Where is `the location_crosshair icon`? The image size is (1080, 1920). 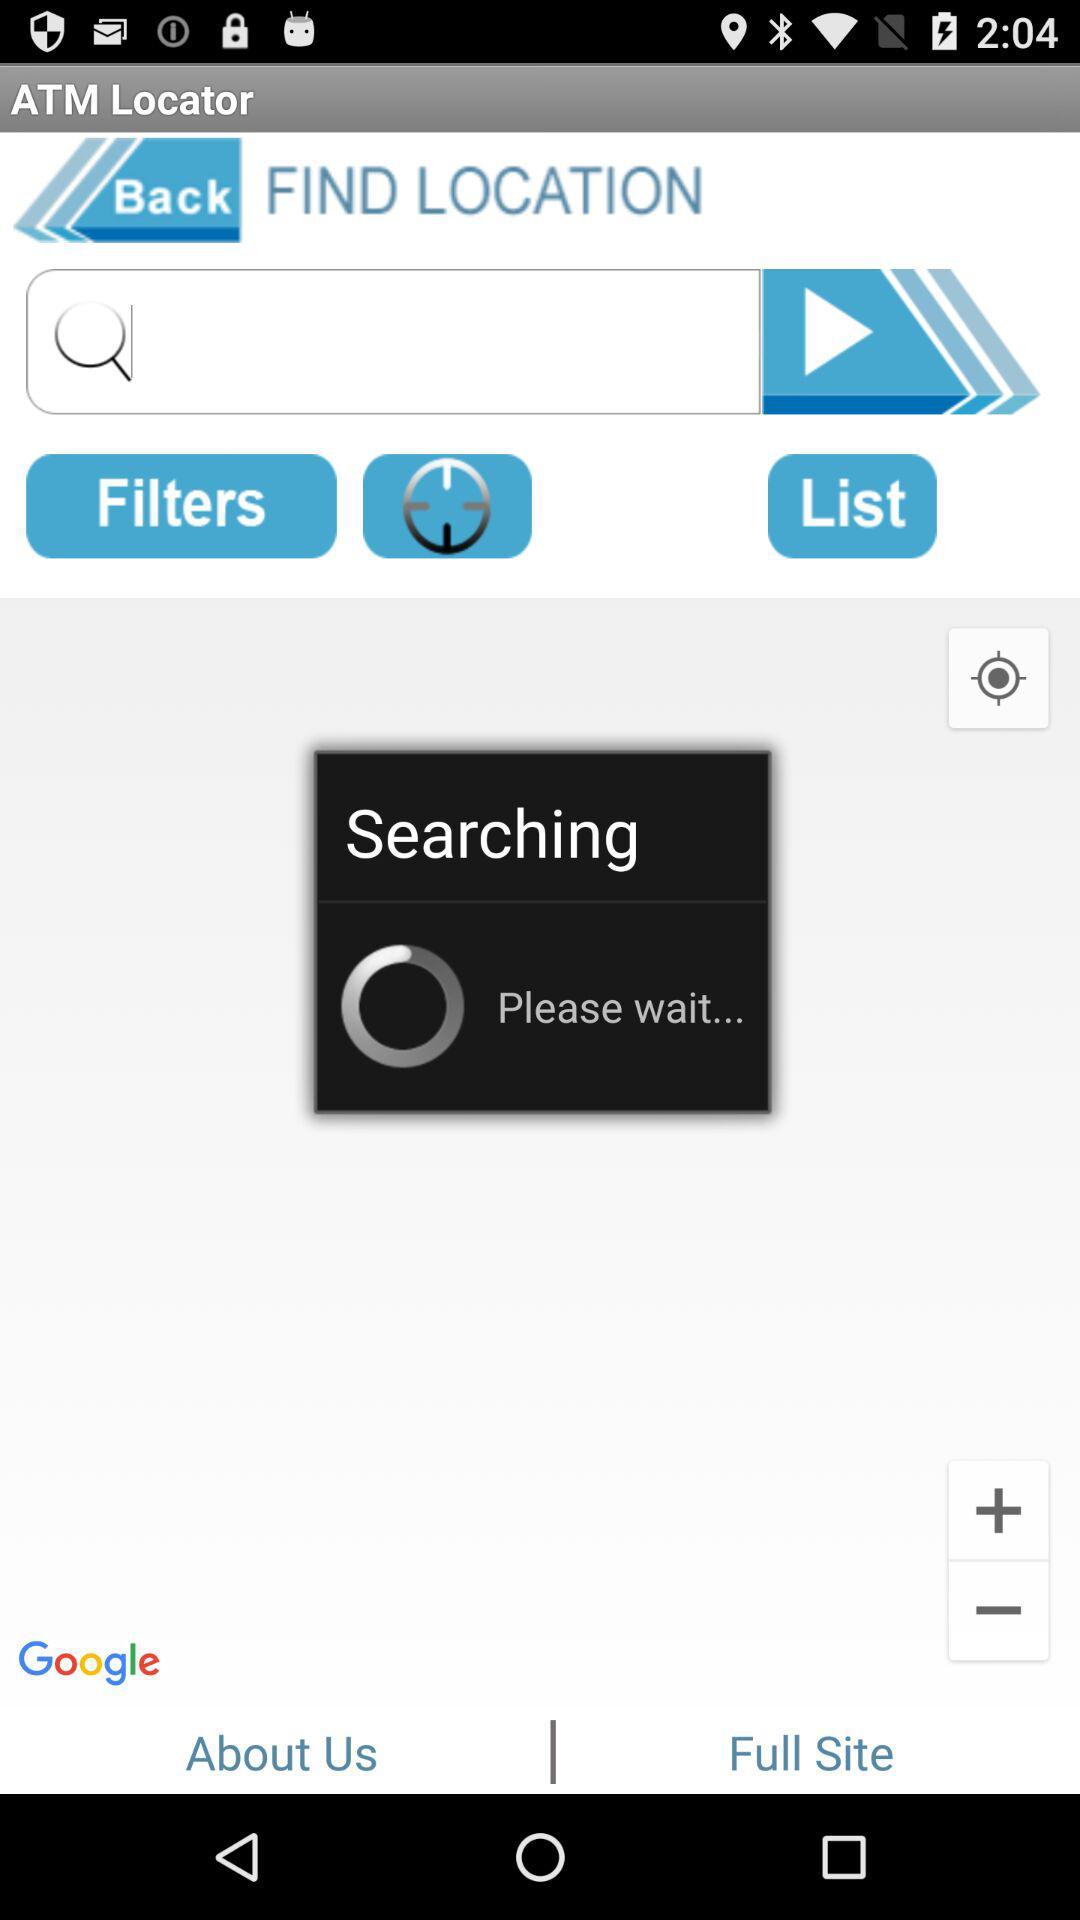 the location_crosshair icon is located at coordinates (998, 722).